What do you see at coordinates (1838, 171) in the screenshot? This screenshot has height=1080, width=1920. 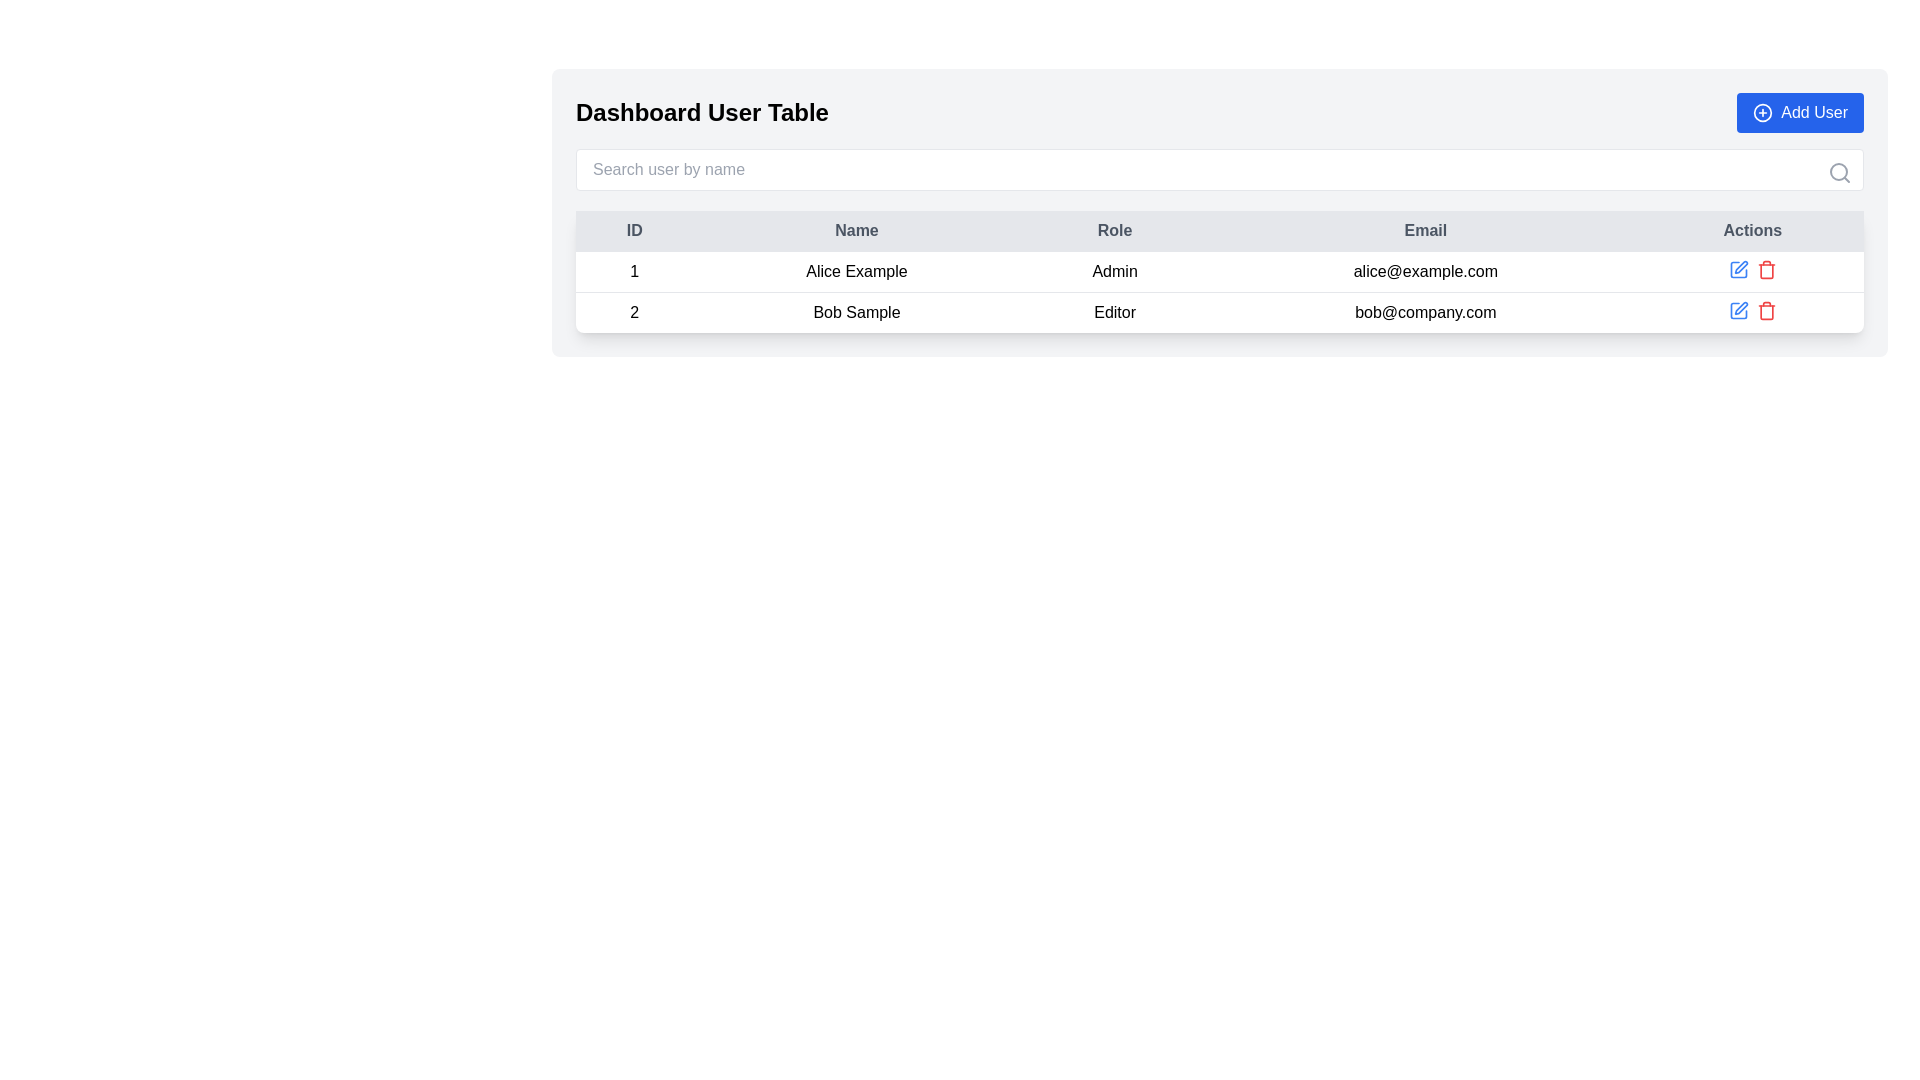 I see `the SVG Circle element styled with a stroke, located within the magnifying glass icon in the top-right corner of the search bar at the top of the dashboard interface` at bounding box center [1838, 171].